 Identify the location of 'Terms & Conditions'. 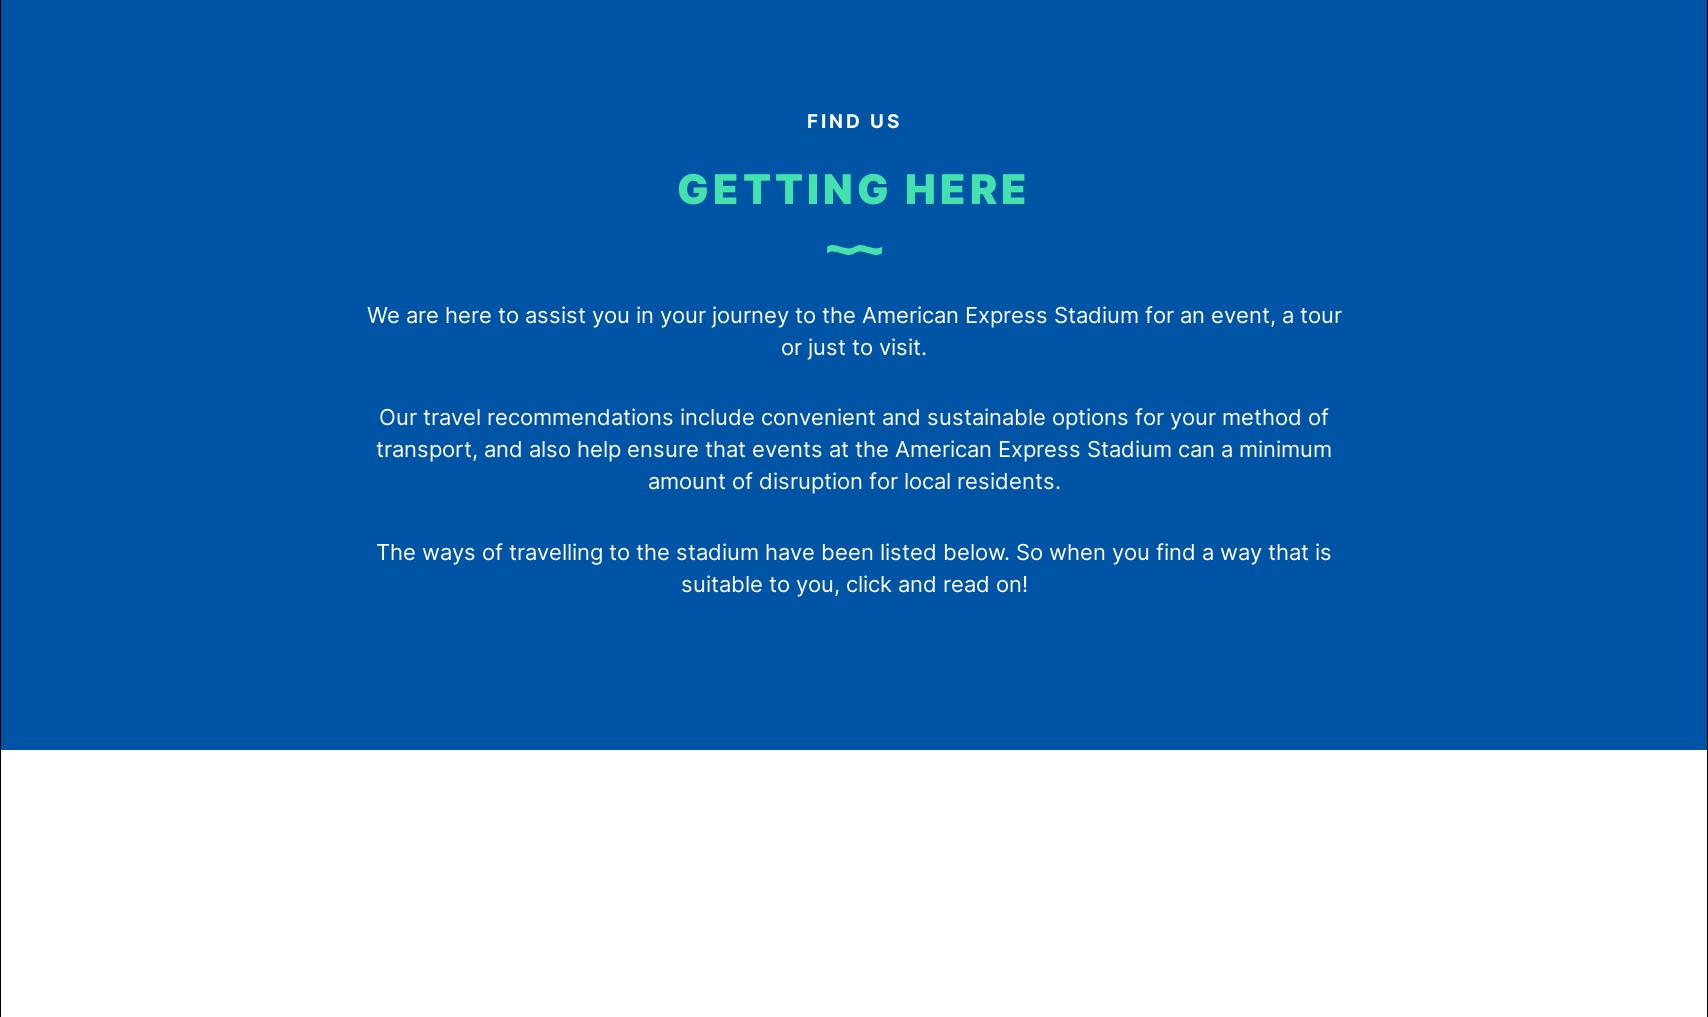
(781, 211).